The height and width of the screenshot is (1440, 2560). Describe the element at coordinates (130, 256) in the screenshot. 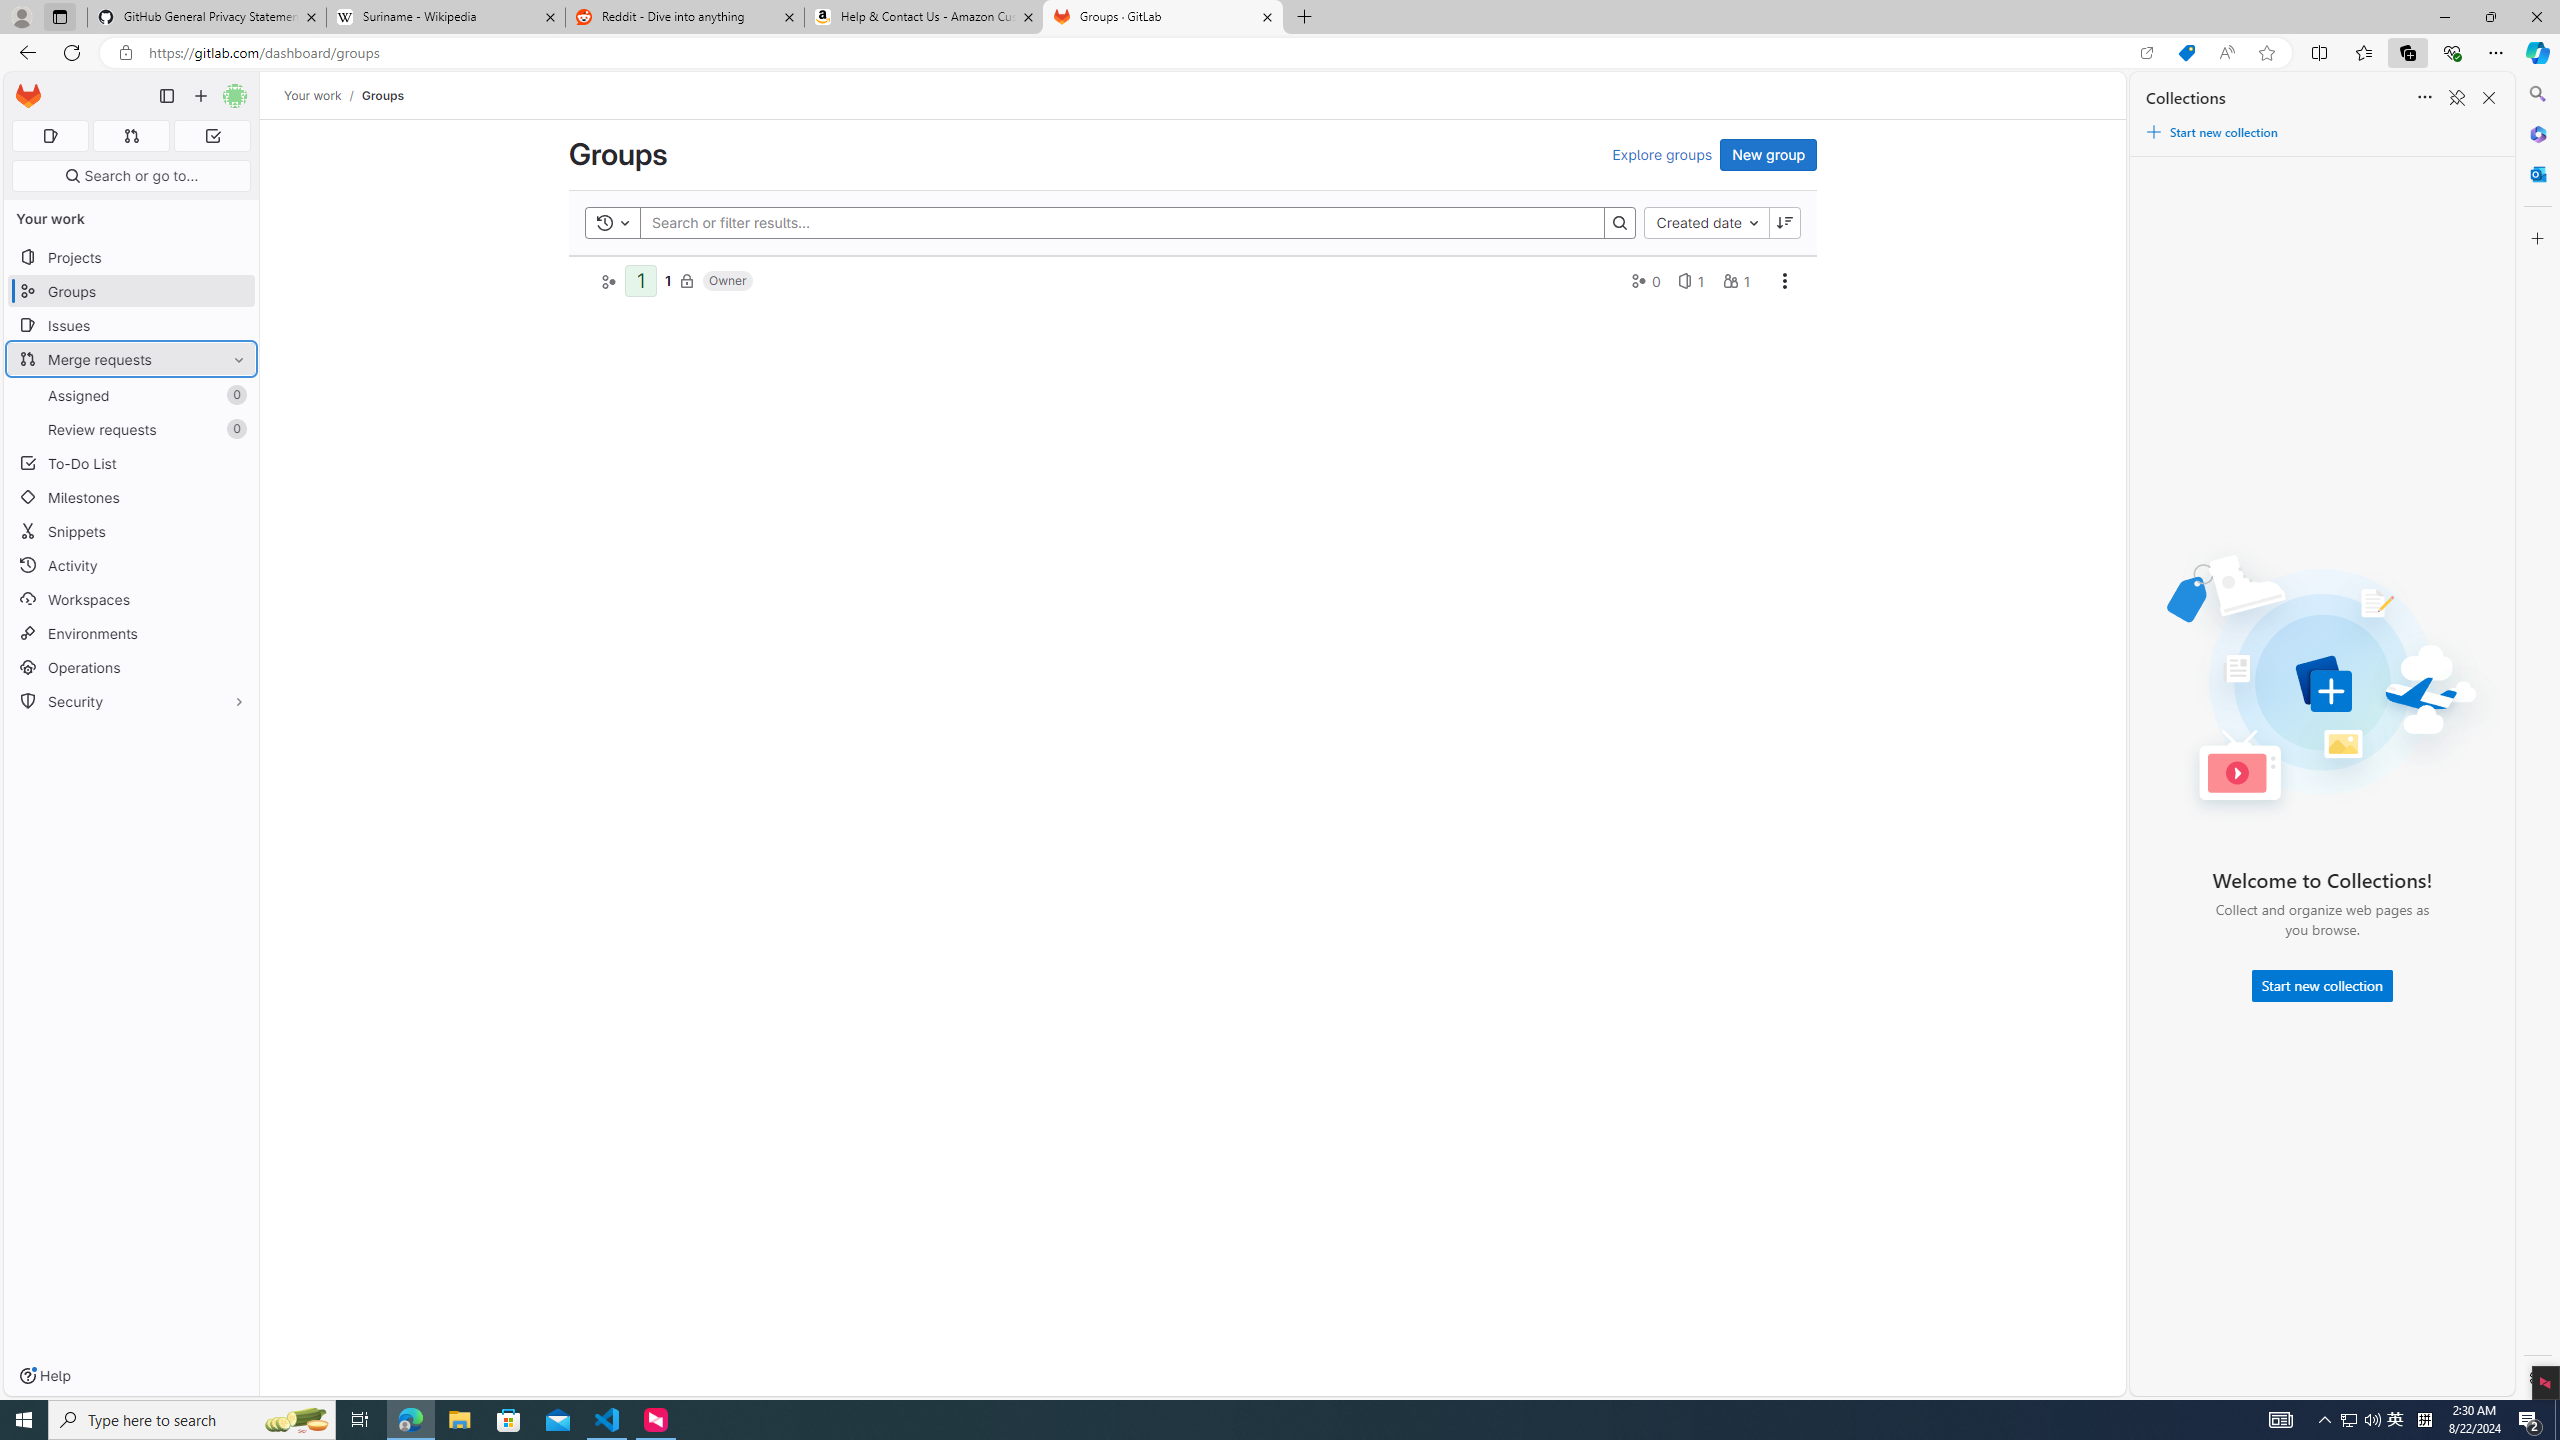

I see `'Projects'` at that location.